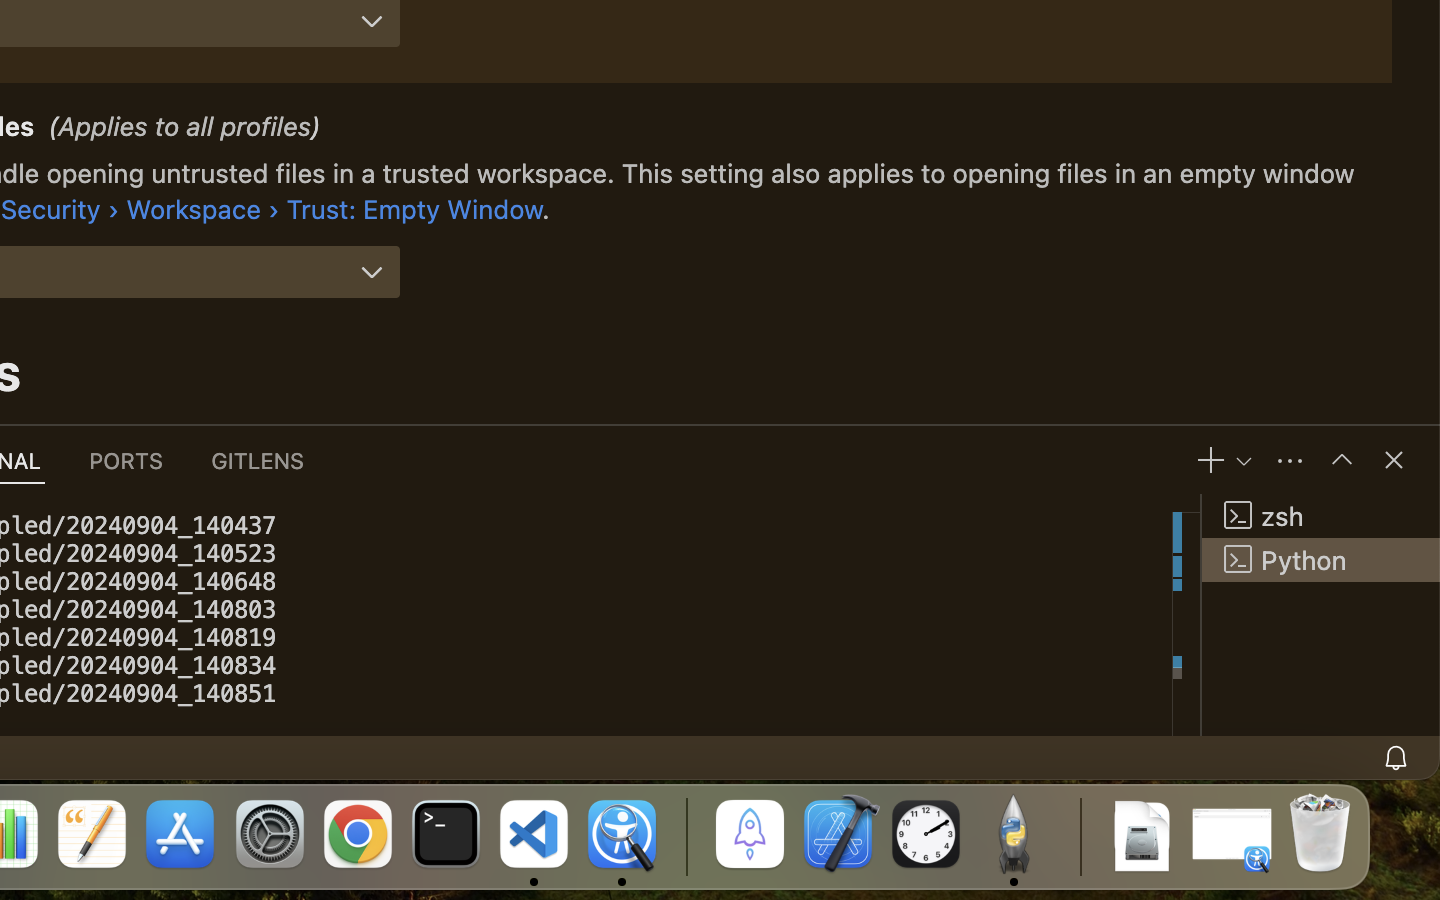  I want to click on 'Applies to all profiles', so click(185, 128).